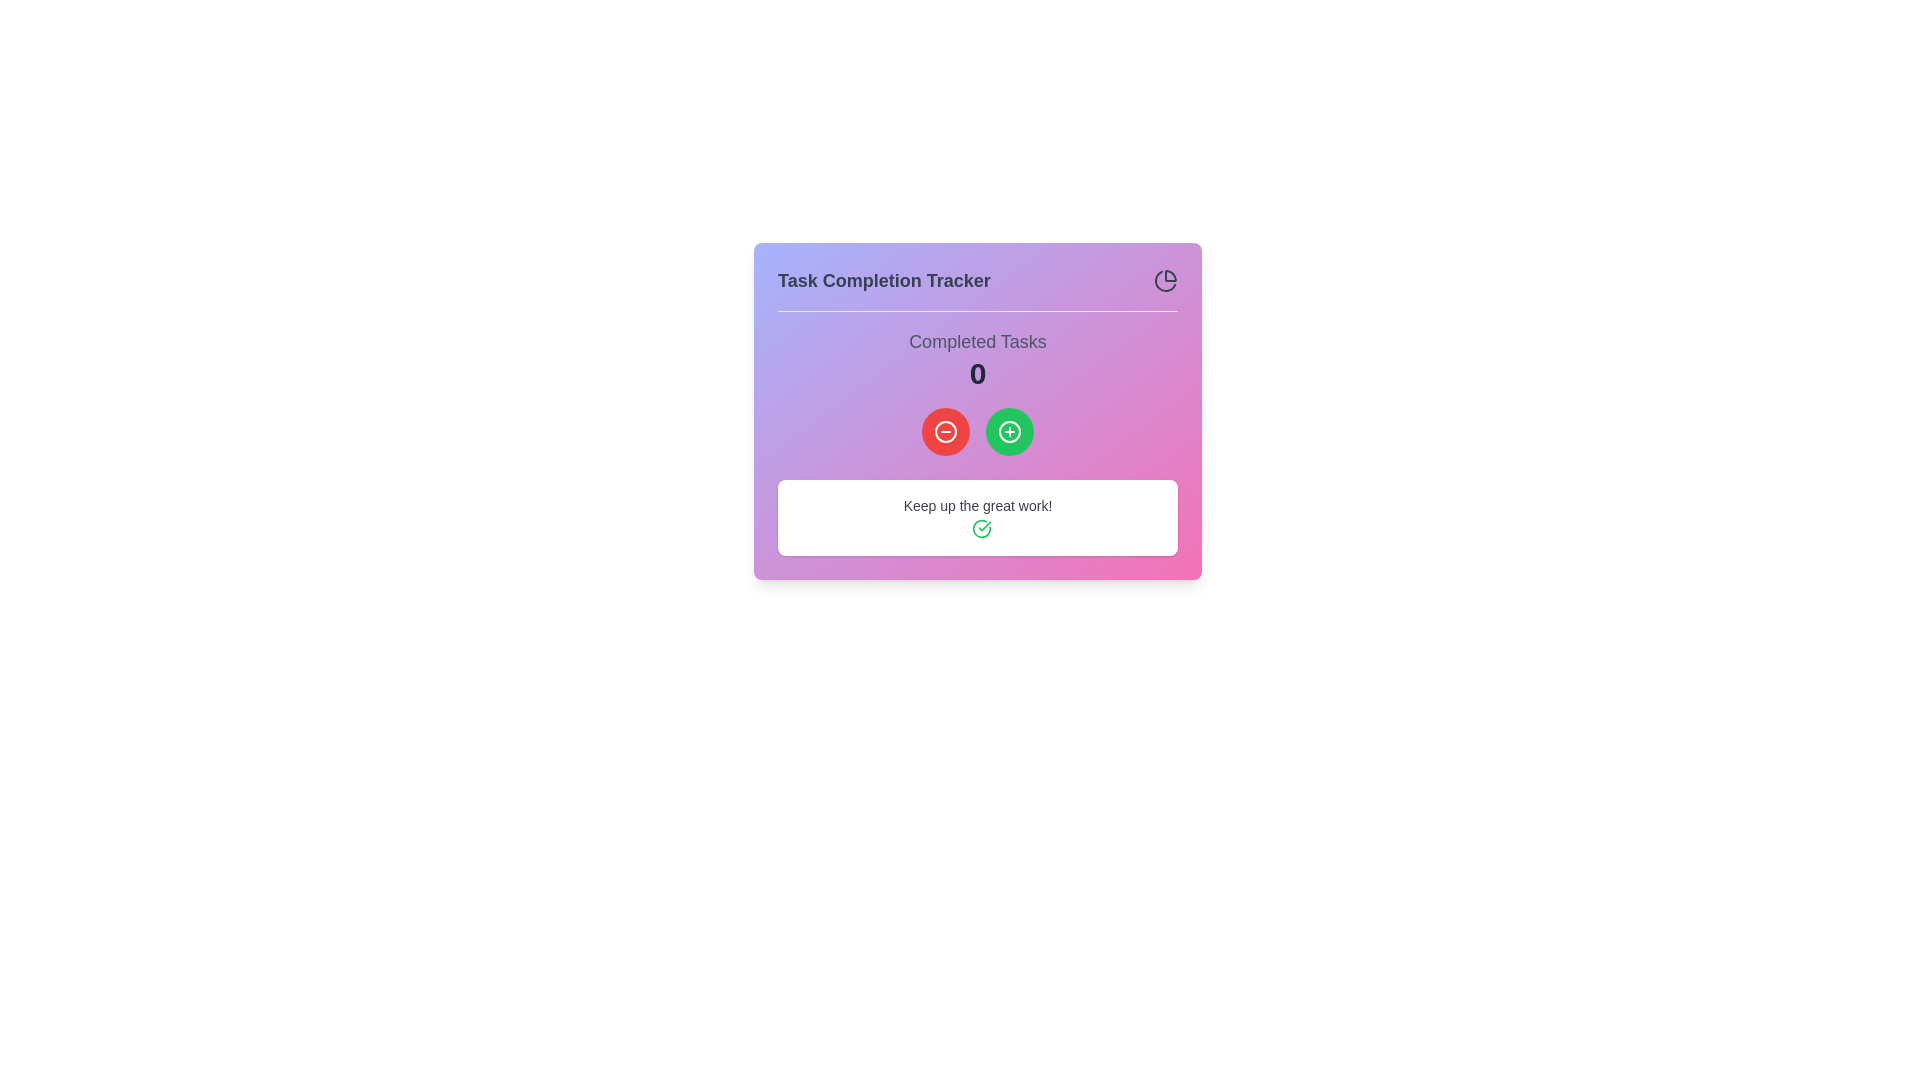  I want to click on the circular green button with a white border and plus icon, located in the bottom section of the 'Task Completion Tracker' modal, so click(1009, 431).